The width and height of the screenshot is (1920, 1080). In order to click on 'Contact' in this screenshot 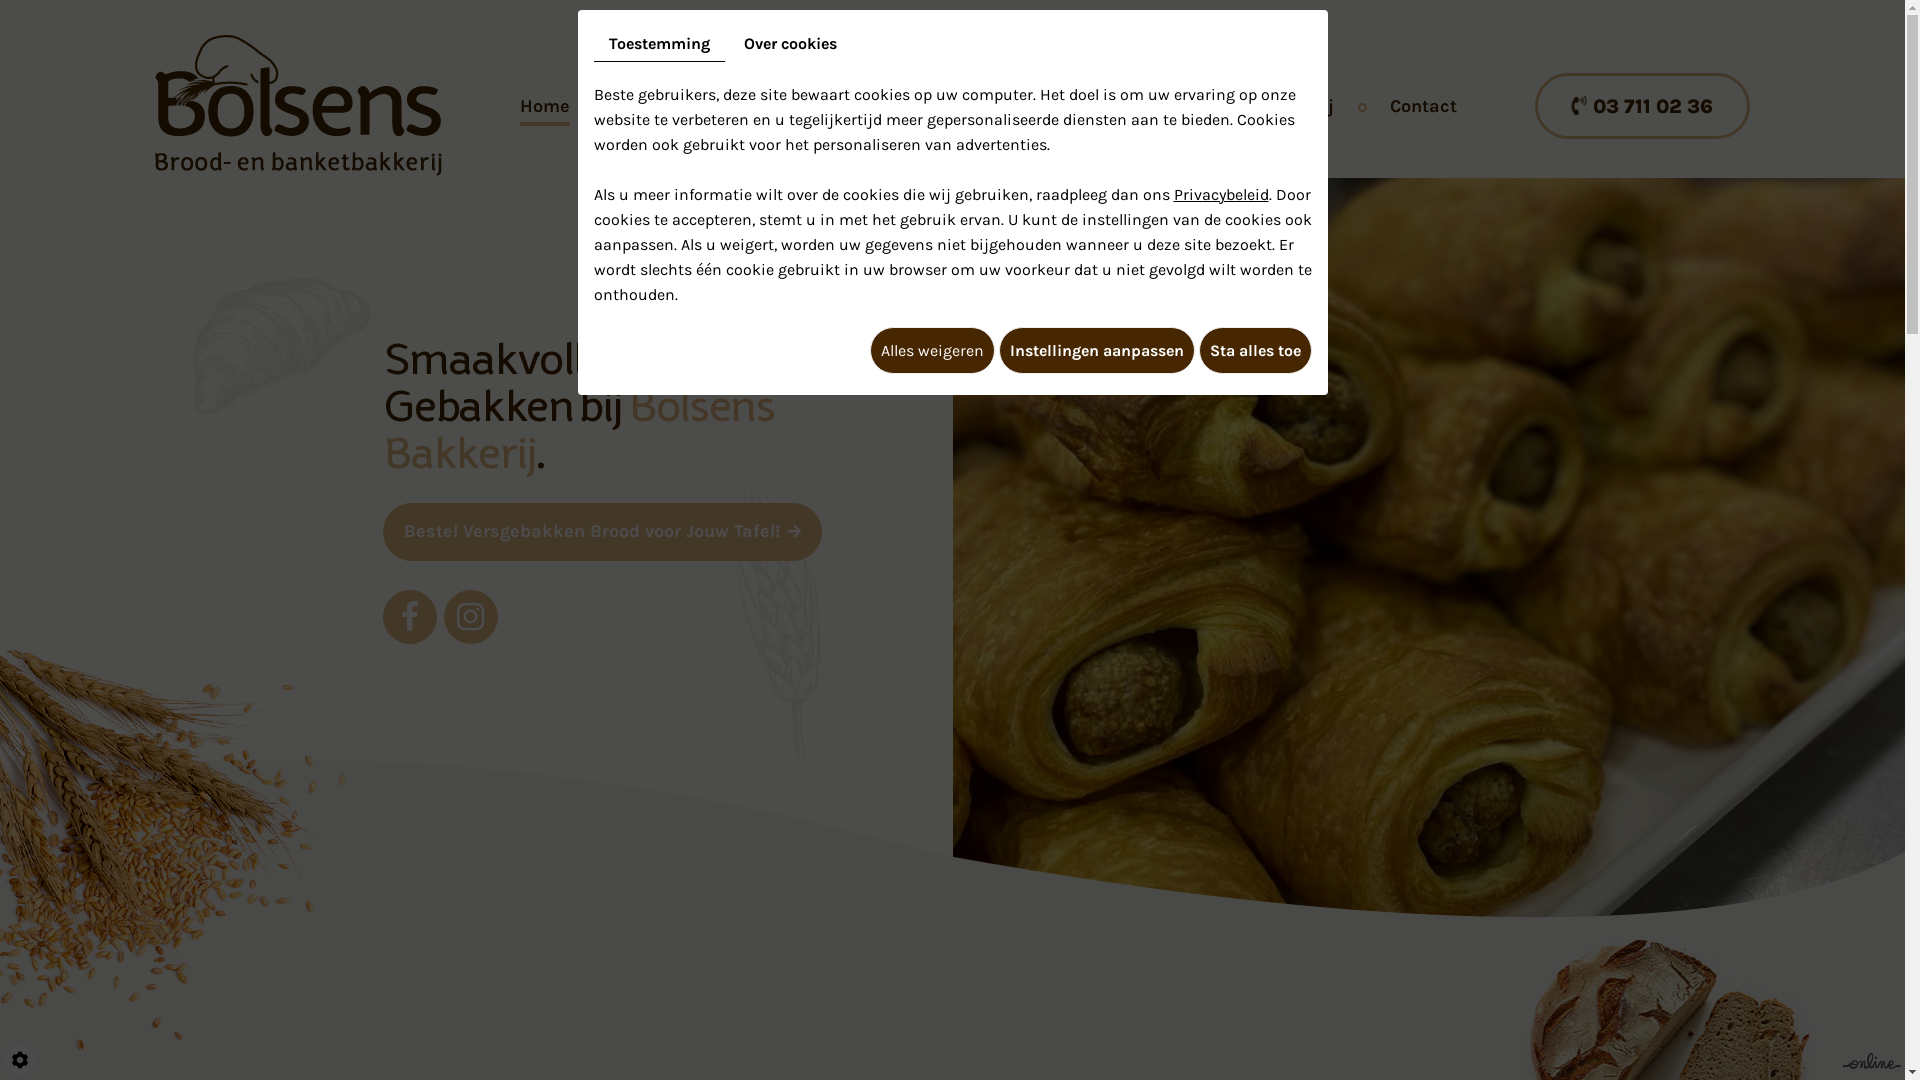, I will do `click(1422, 105)`.